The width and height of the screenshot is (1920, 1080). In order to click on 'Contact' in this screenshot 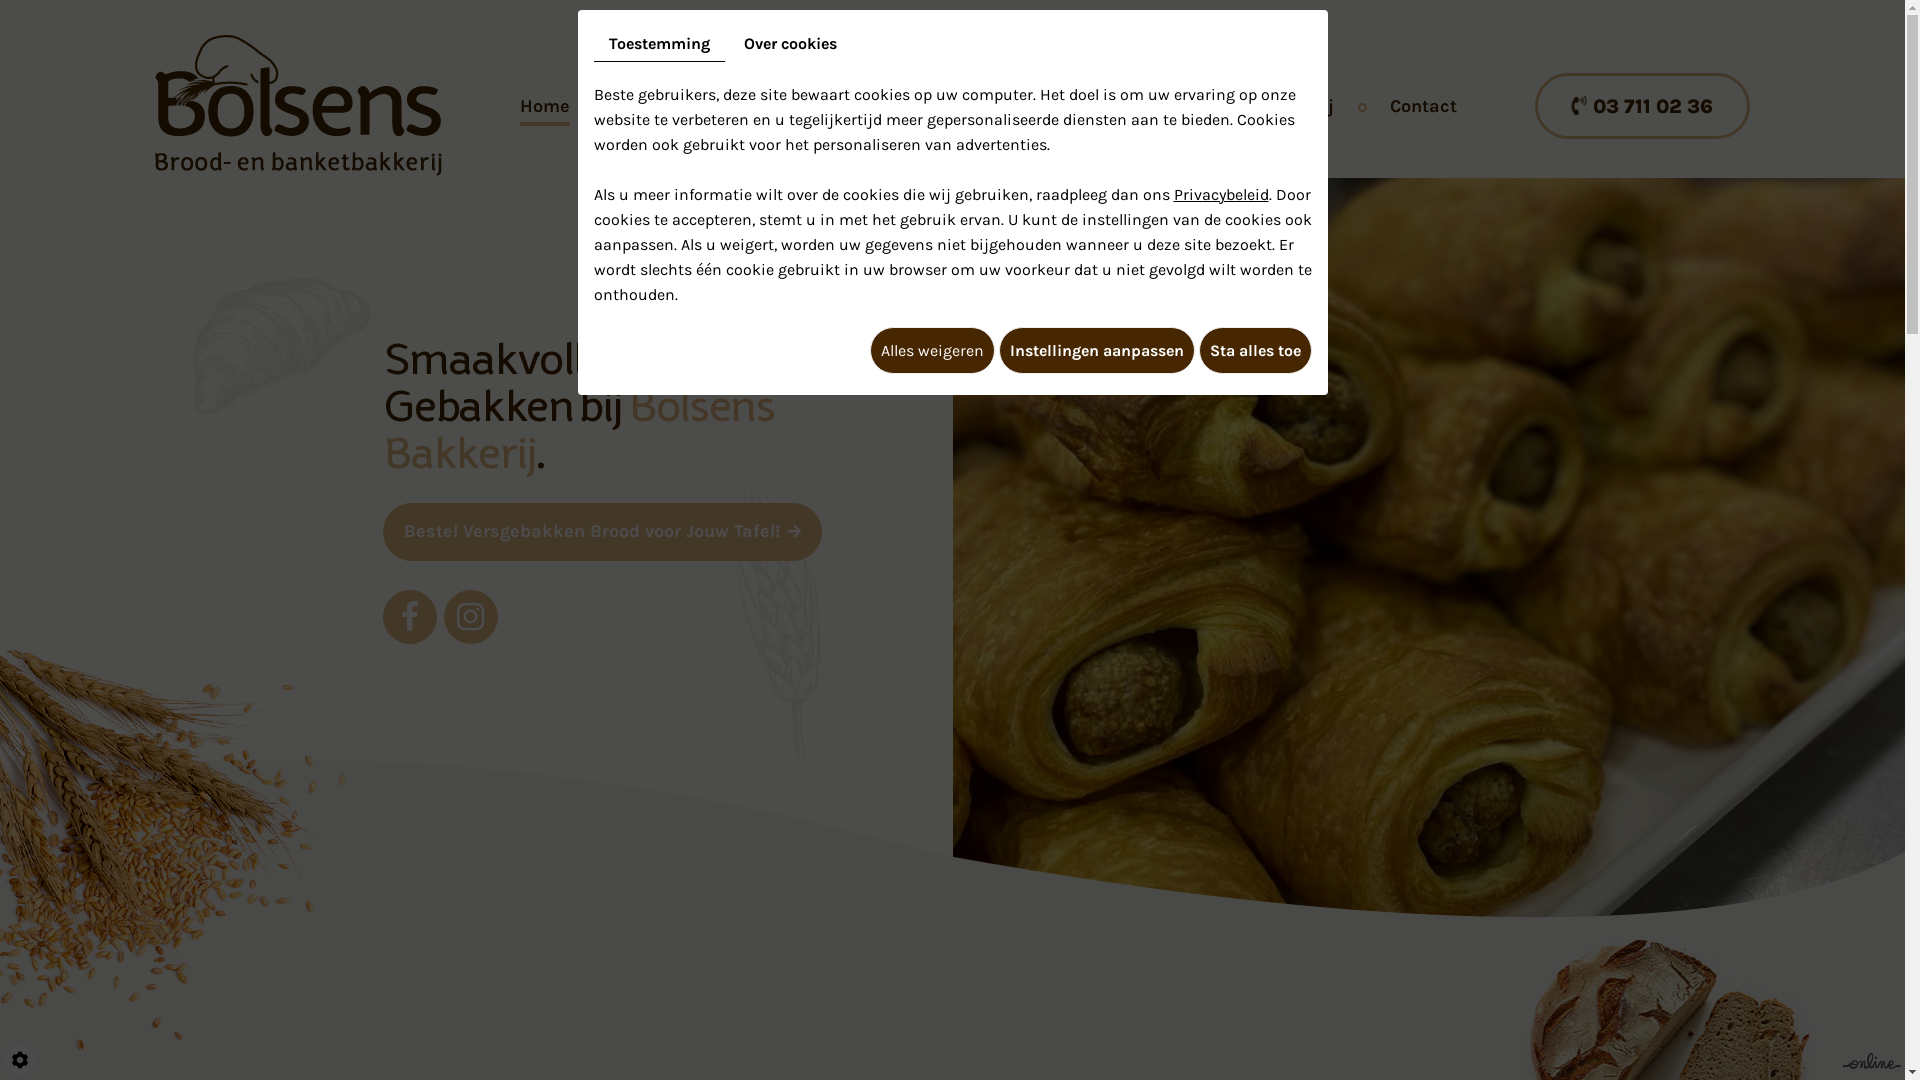, I will do `click(1422, 105)`.